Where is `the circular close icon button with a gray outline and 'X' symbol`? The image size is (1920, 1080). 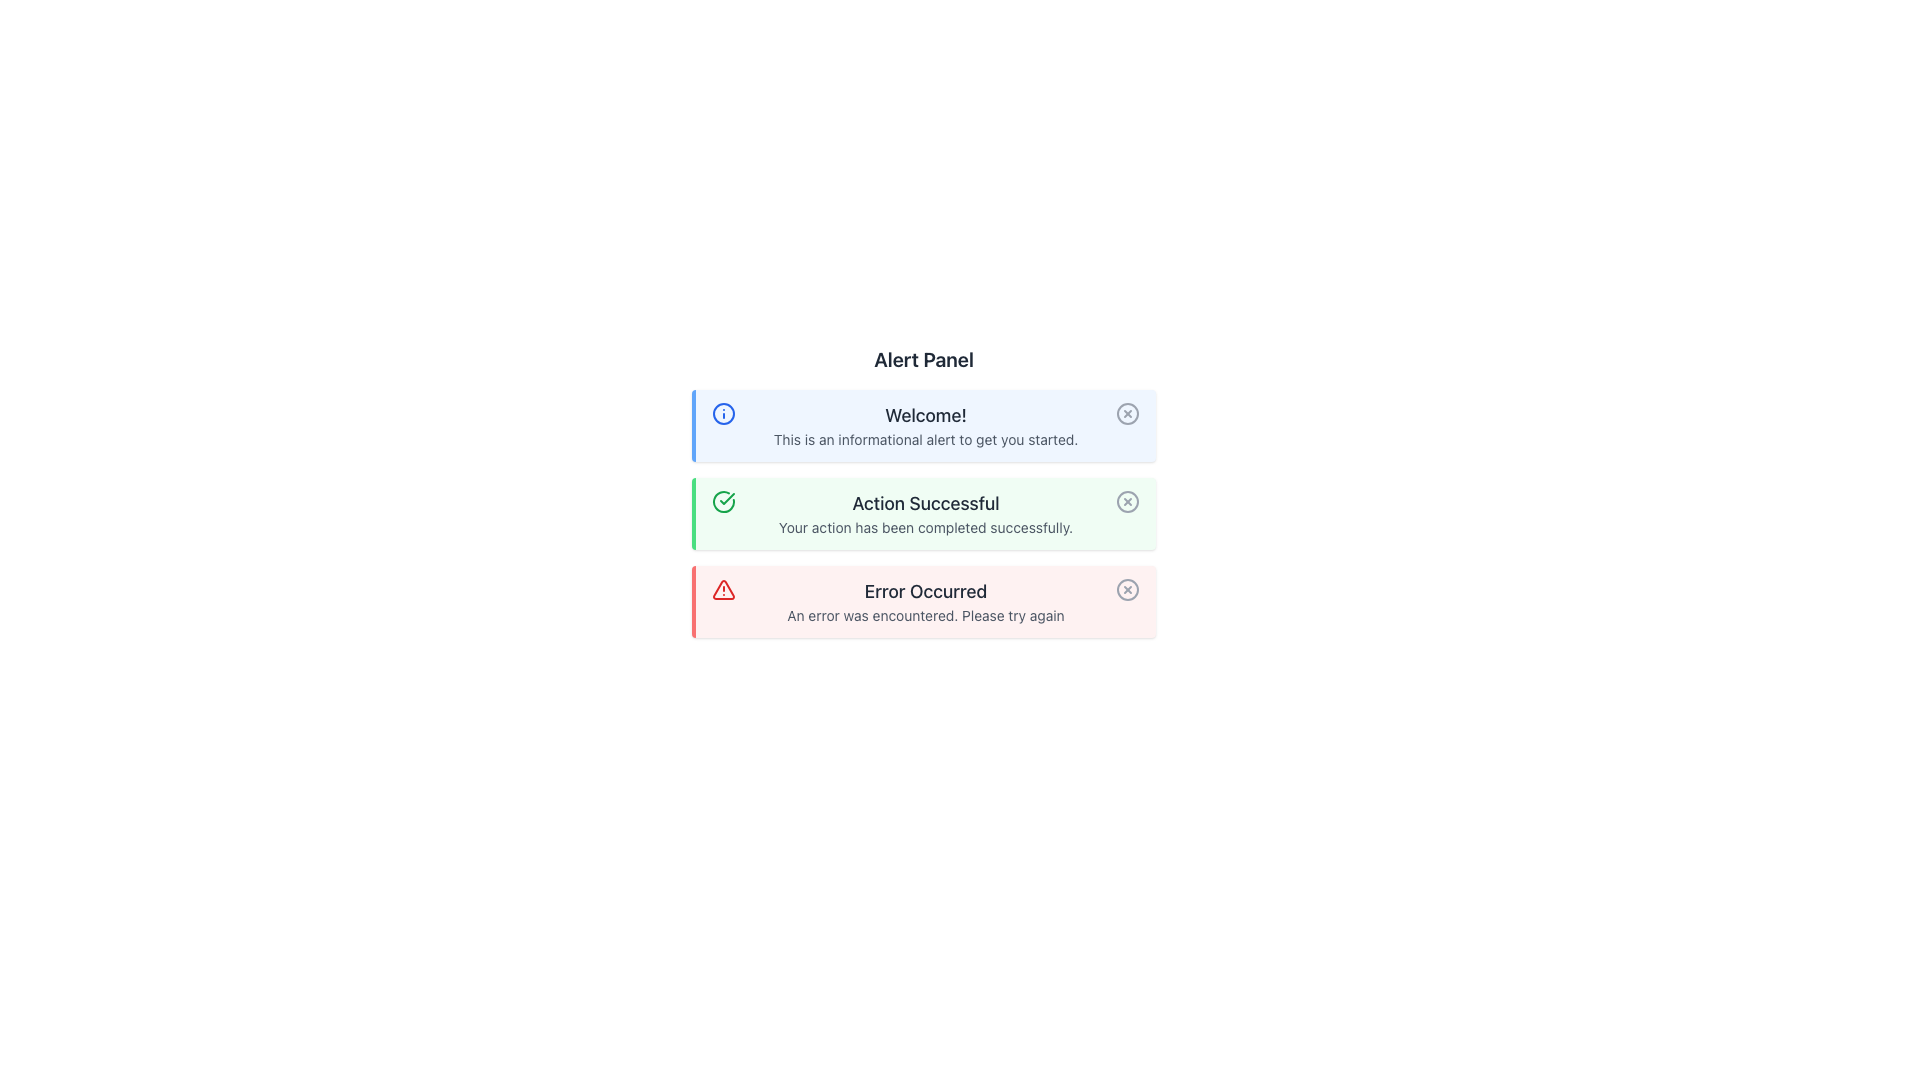
the circular close icon button with a gray outline and 'X' symbol is located at coordinates (1128, 589).